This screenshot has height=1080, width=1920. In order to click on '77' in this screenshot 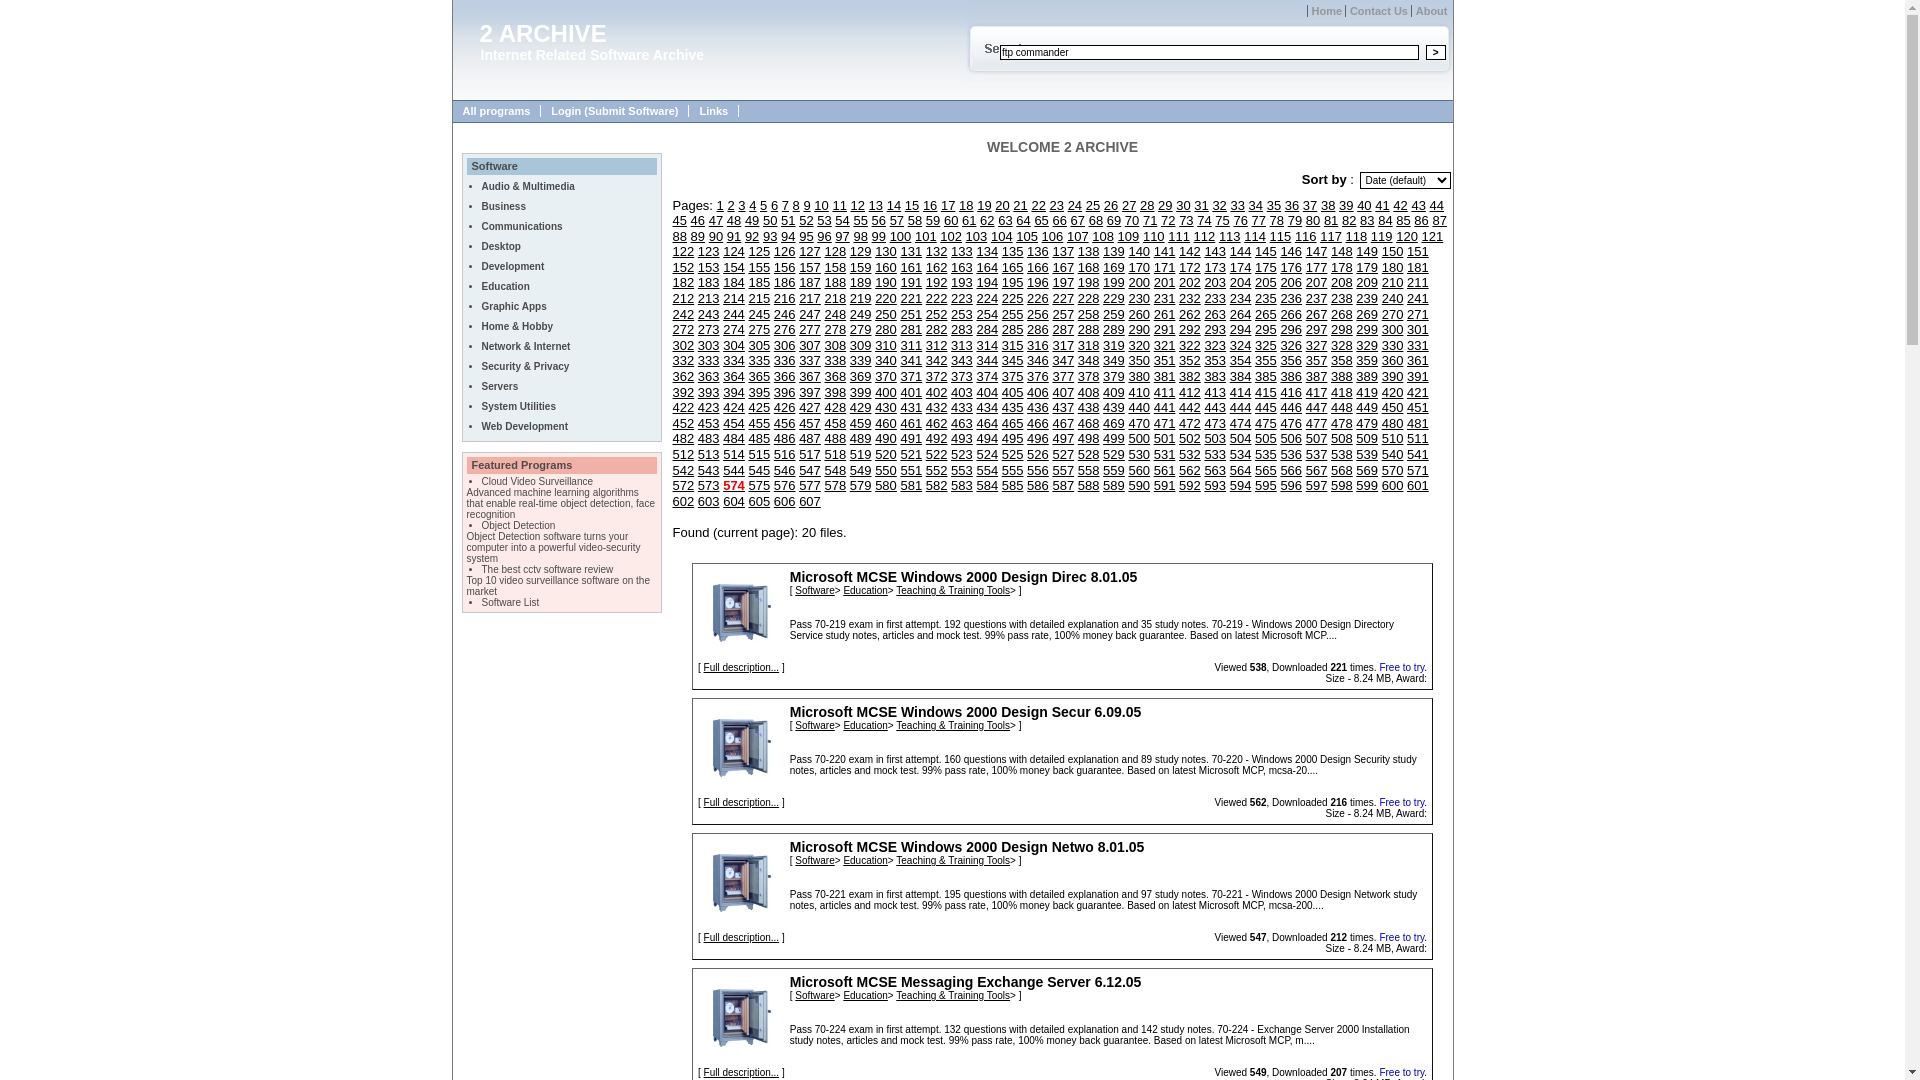, I will do `click(1257, 220)`.